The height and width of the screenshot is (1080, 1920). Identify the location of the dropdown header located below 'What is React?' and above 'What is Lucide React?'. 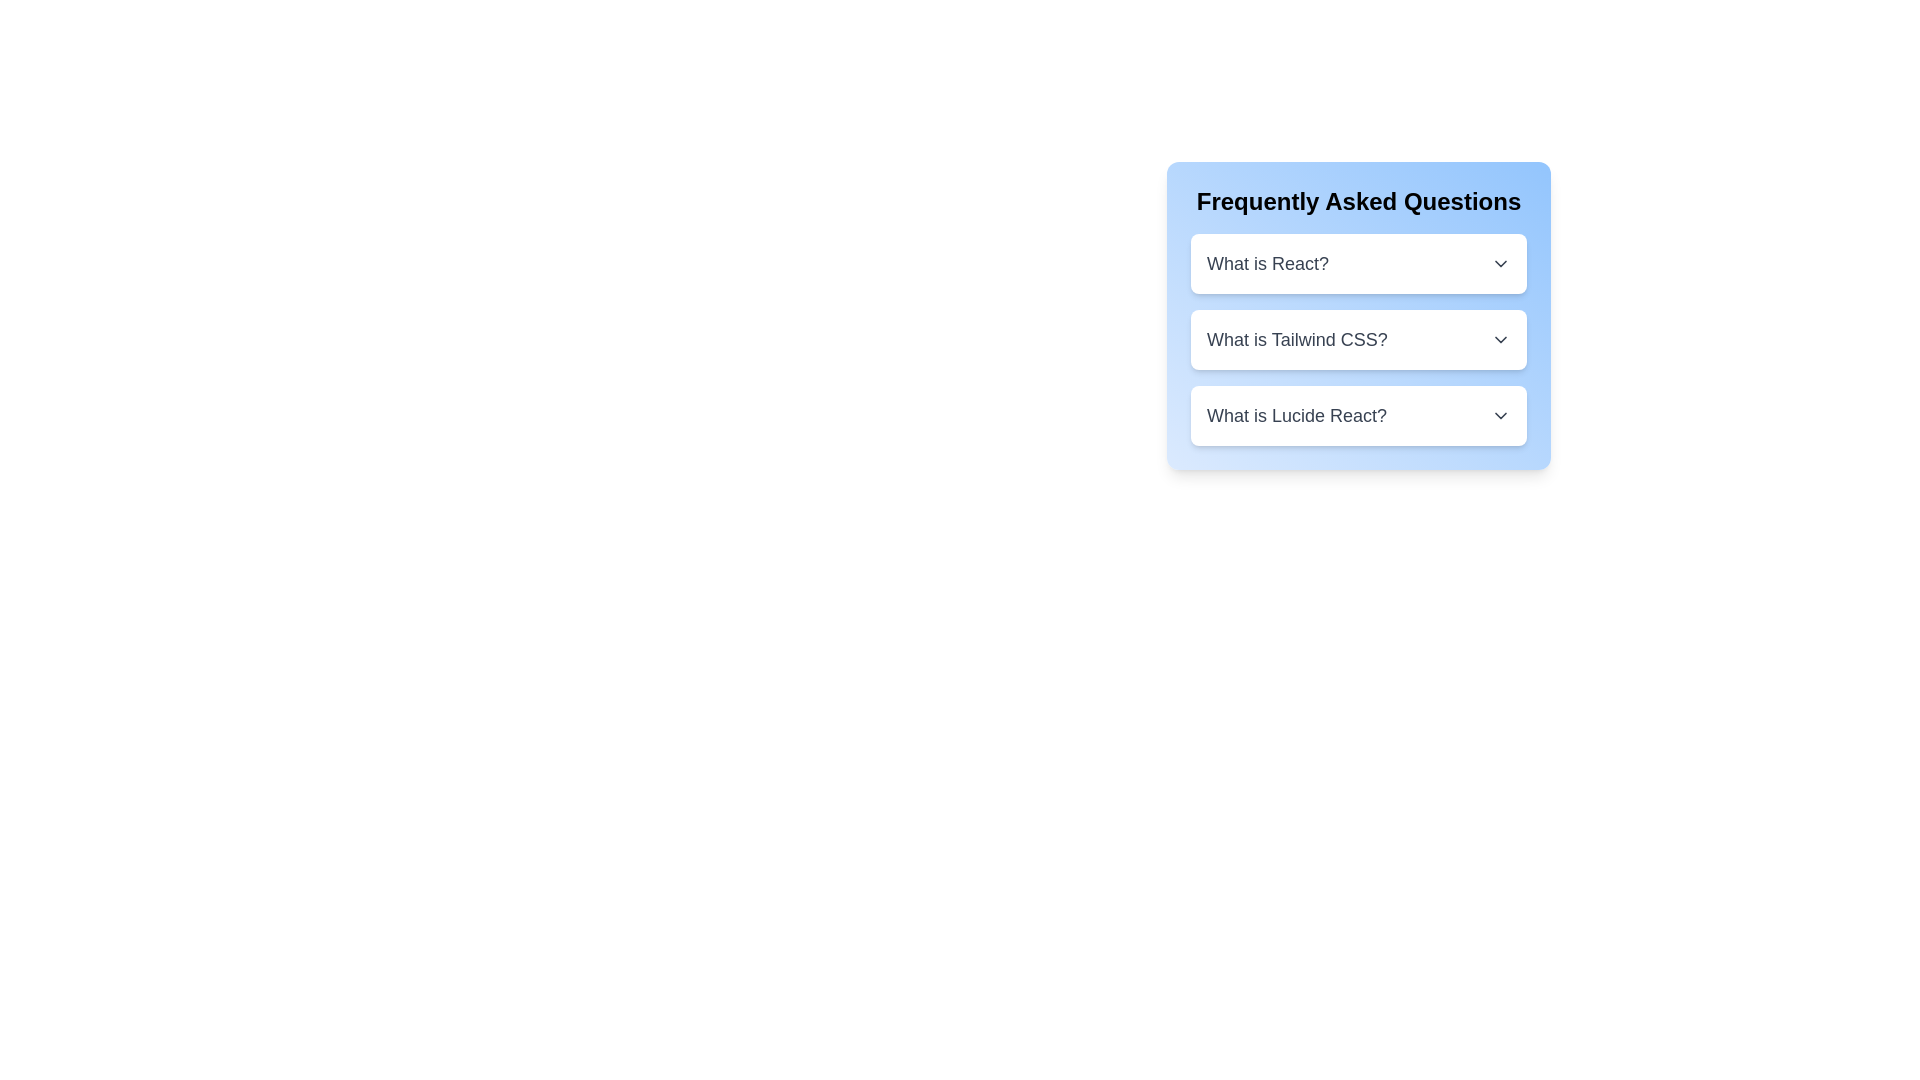
(1358, 338).